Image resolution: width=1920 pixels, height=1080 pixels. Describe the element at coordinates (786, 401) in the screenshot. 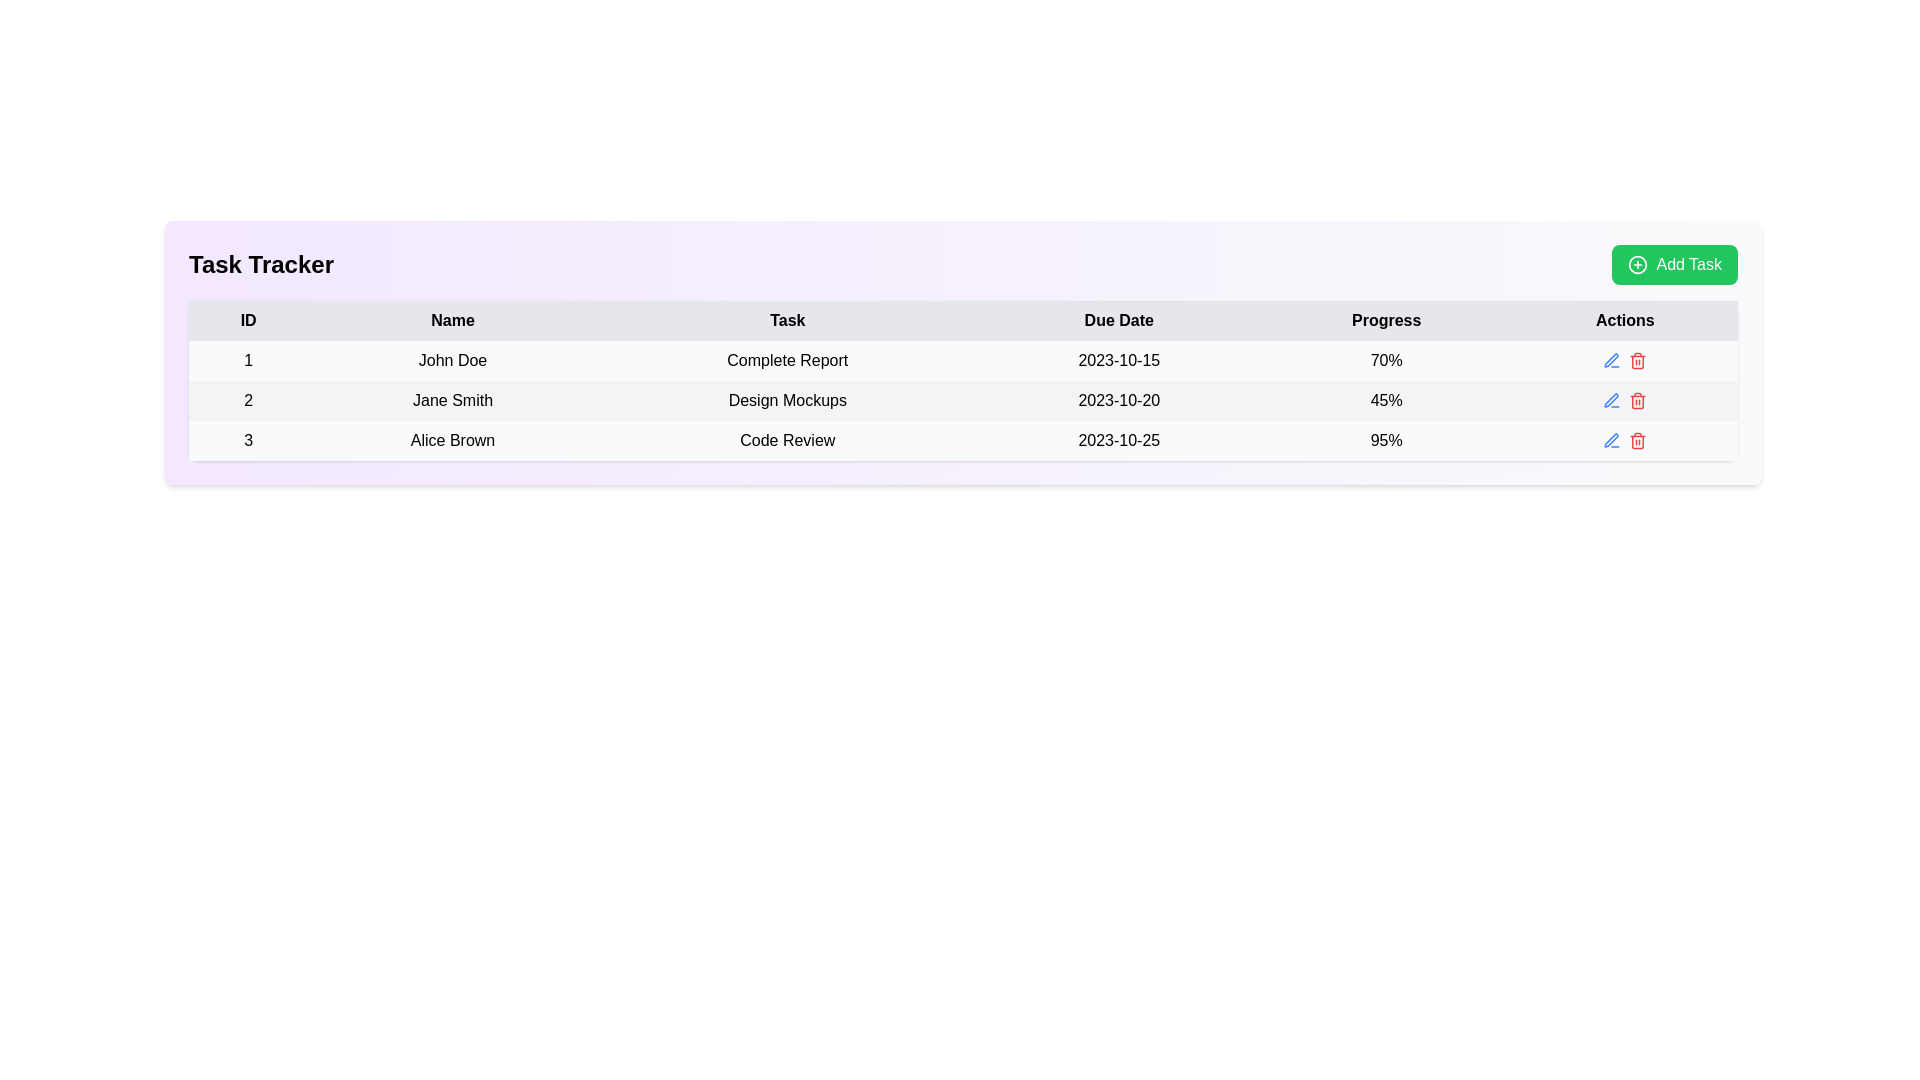

I see `the centered plaintext label displaying 'Design Mockups' located in the 'Task' column of the table, positioned between 'Jane Smith' and '2023-10-20'` at that location.